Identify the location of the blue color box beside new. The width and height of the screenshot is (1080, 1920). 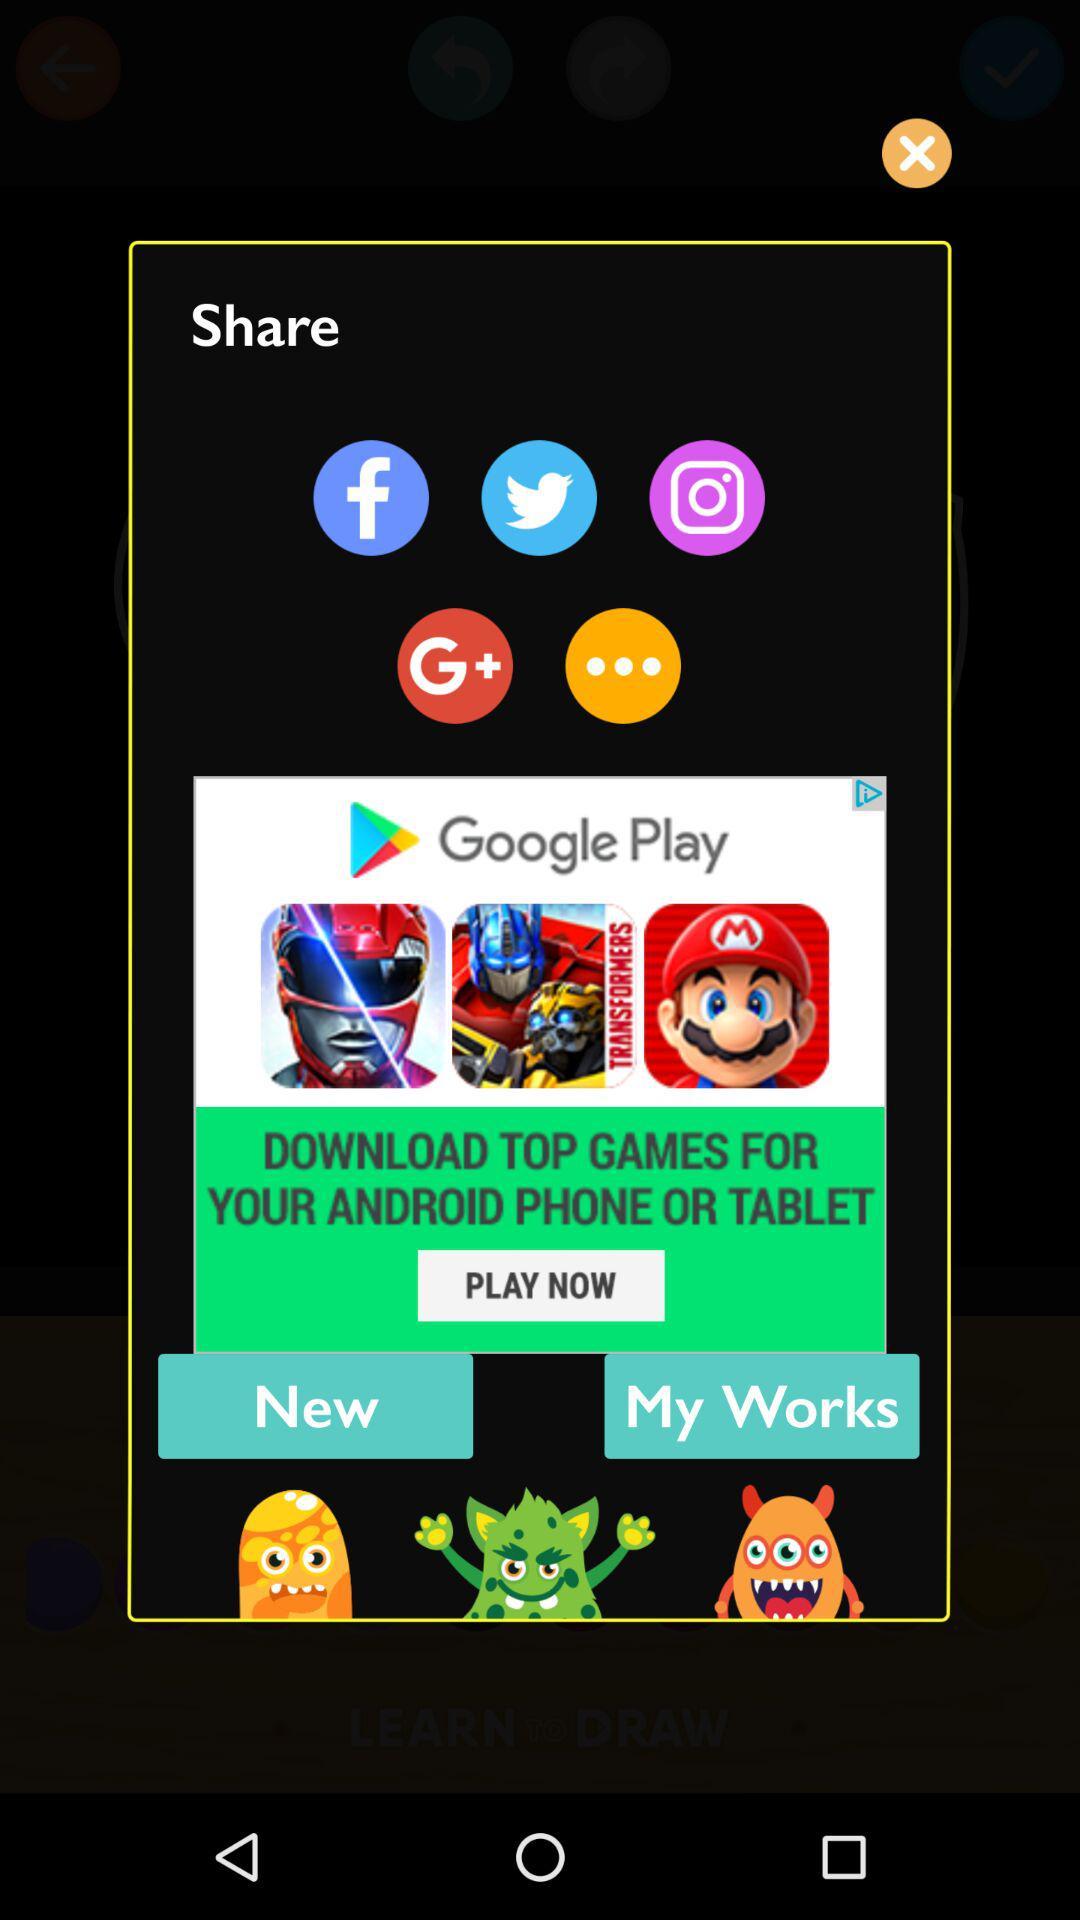
(762, 1405).